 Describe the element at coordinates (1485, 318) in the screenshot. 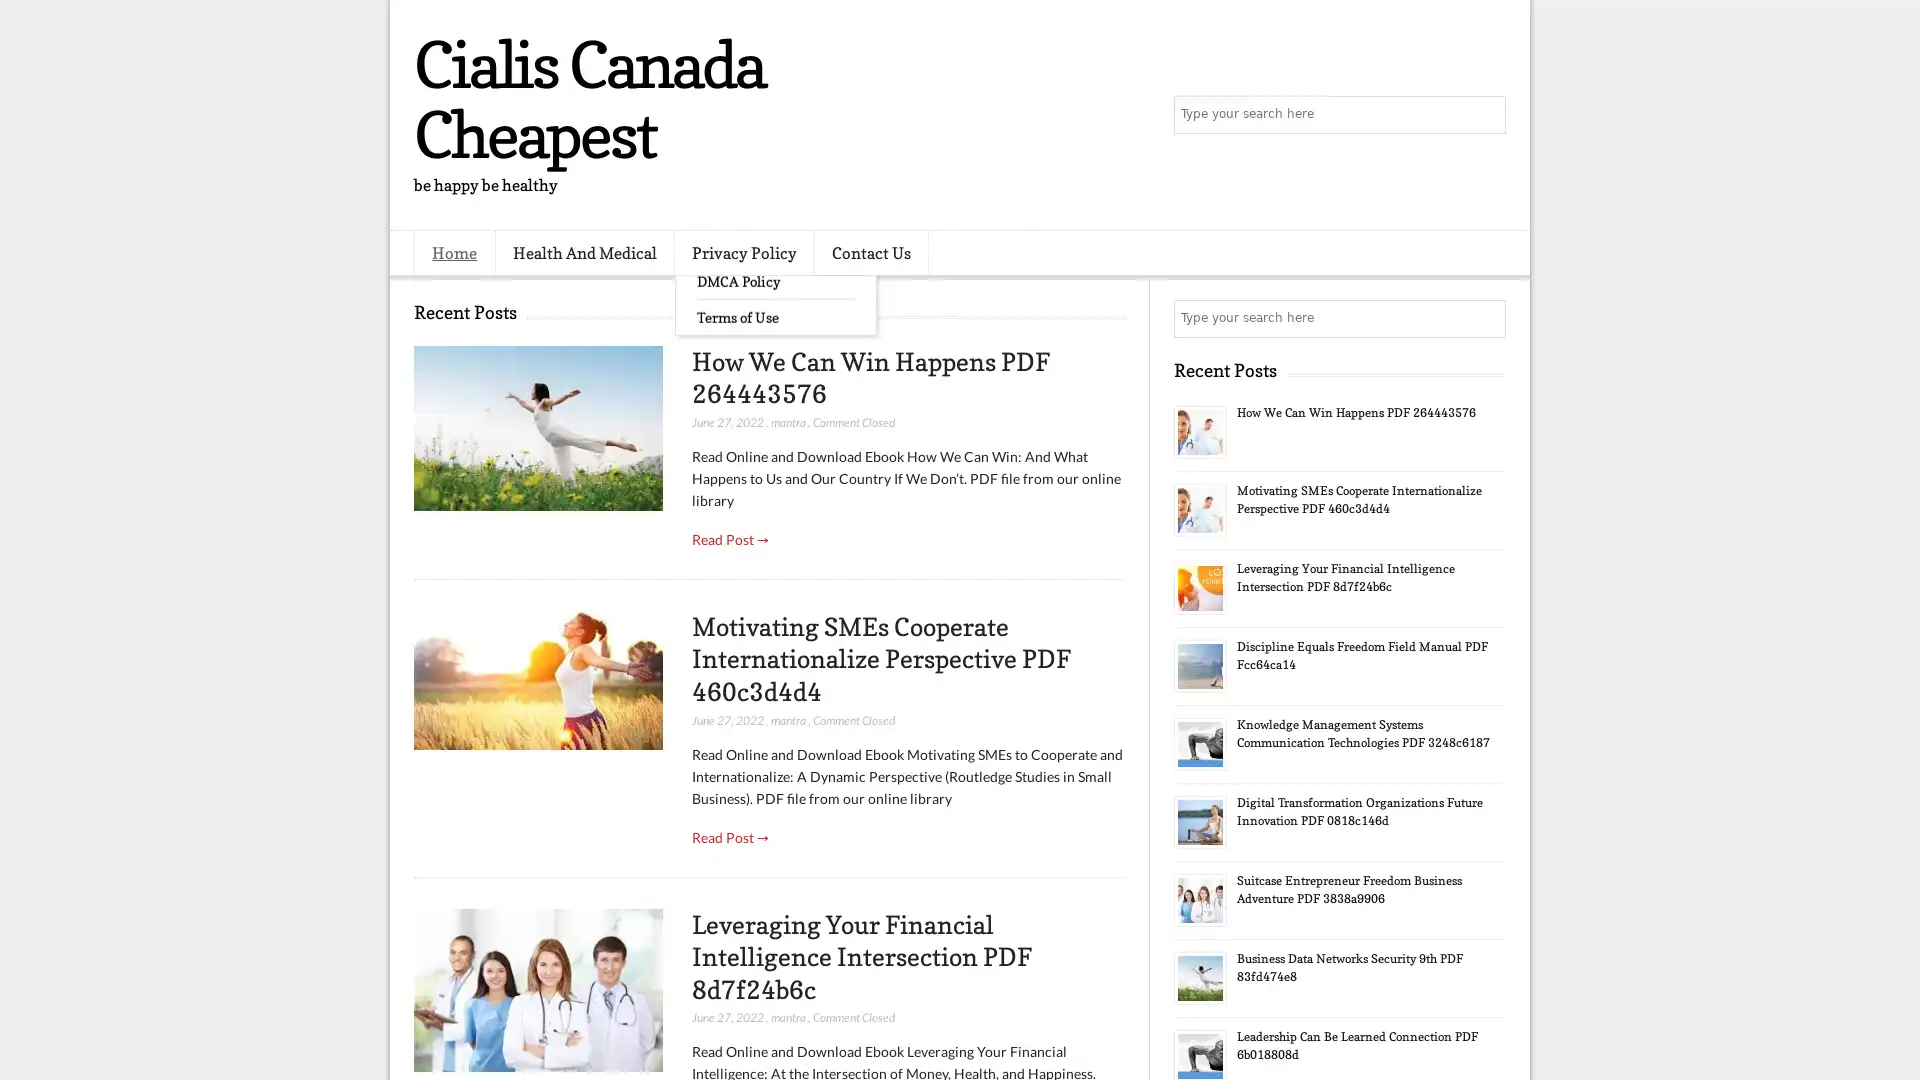

I see `Search` at that location.